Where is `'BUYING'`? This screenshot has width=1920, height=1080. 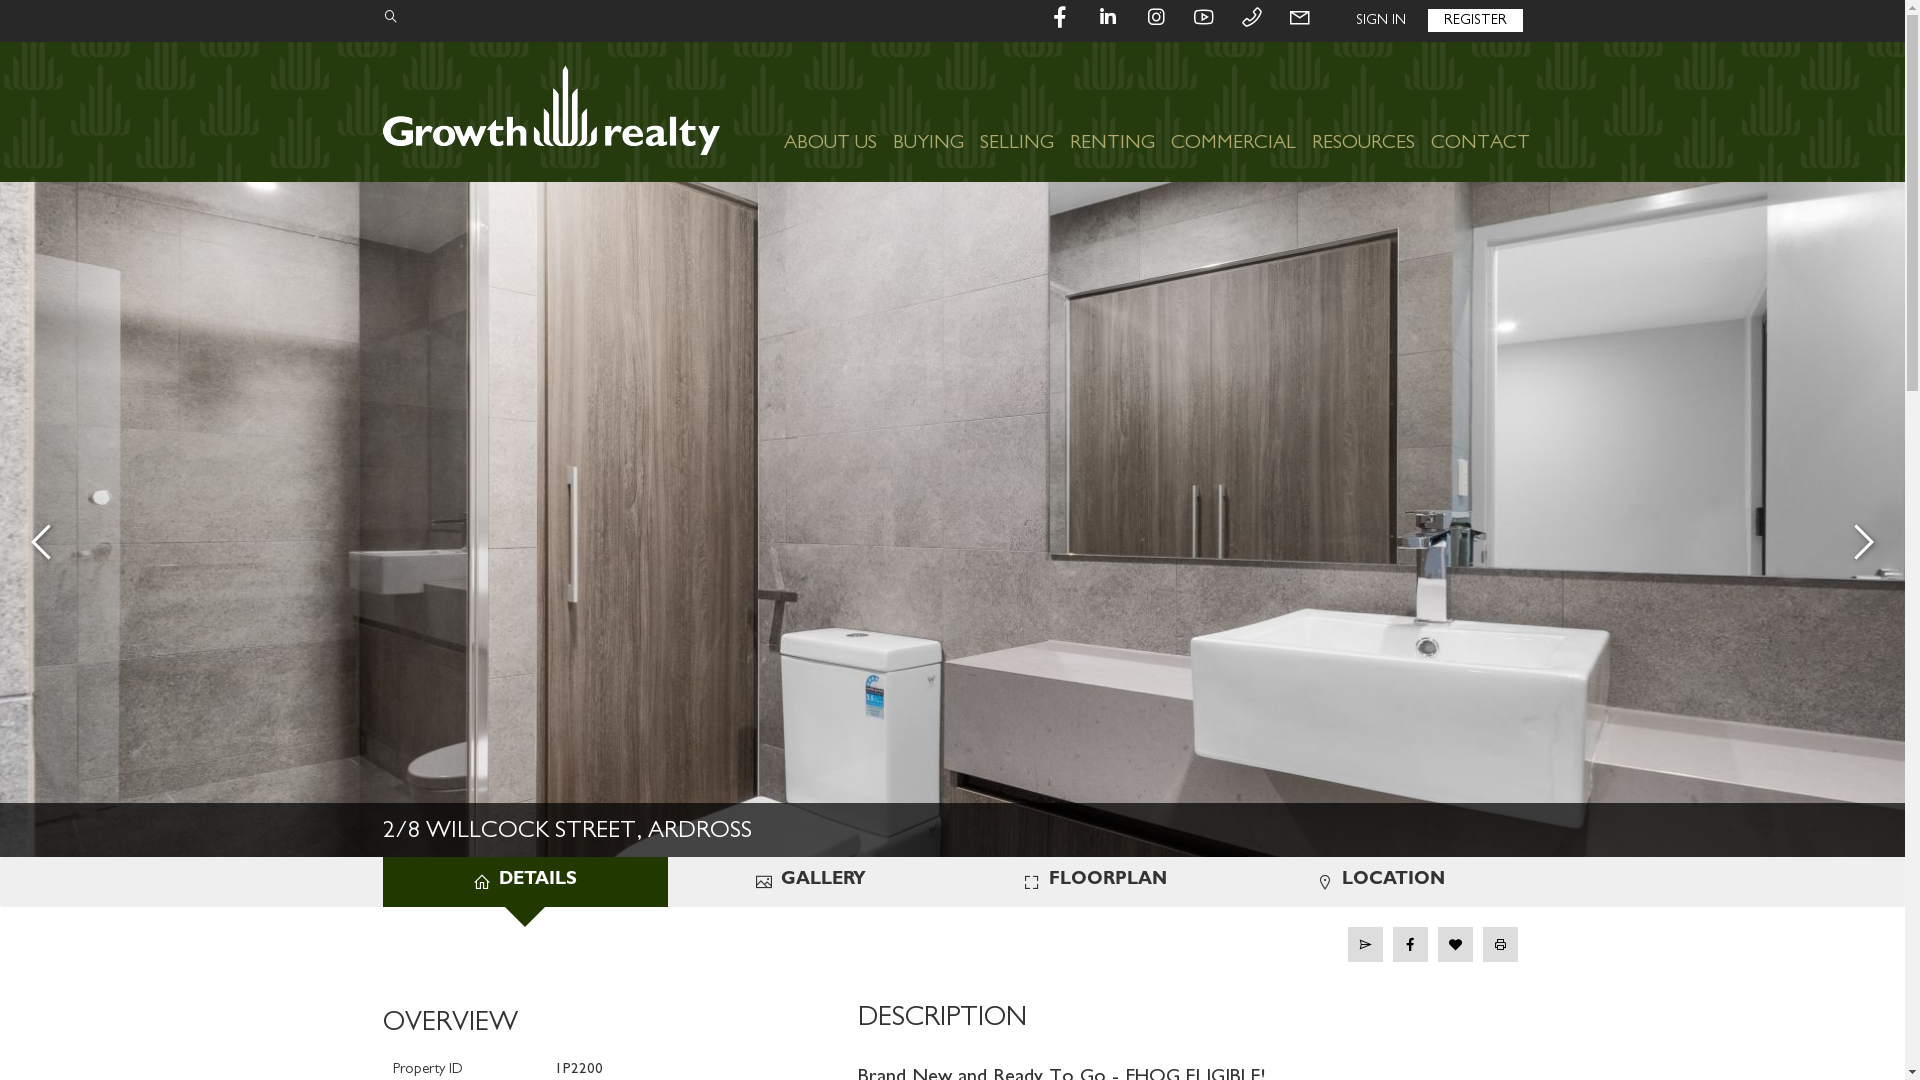 'BUYING' is located at coordinates (926, 111).